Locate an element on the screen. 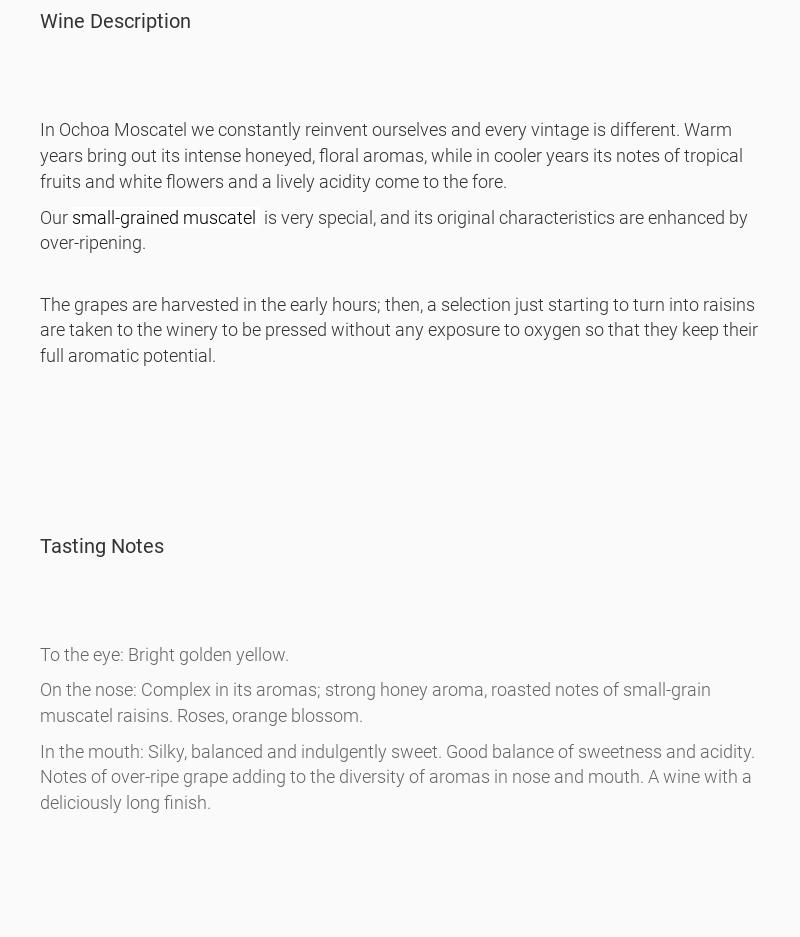 The height and width of the screenshot is (937, 800). 'small-grained muscatel' is located at coordinates (166, 216).